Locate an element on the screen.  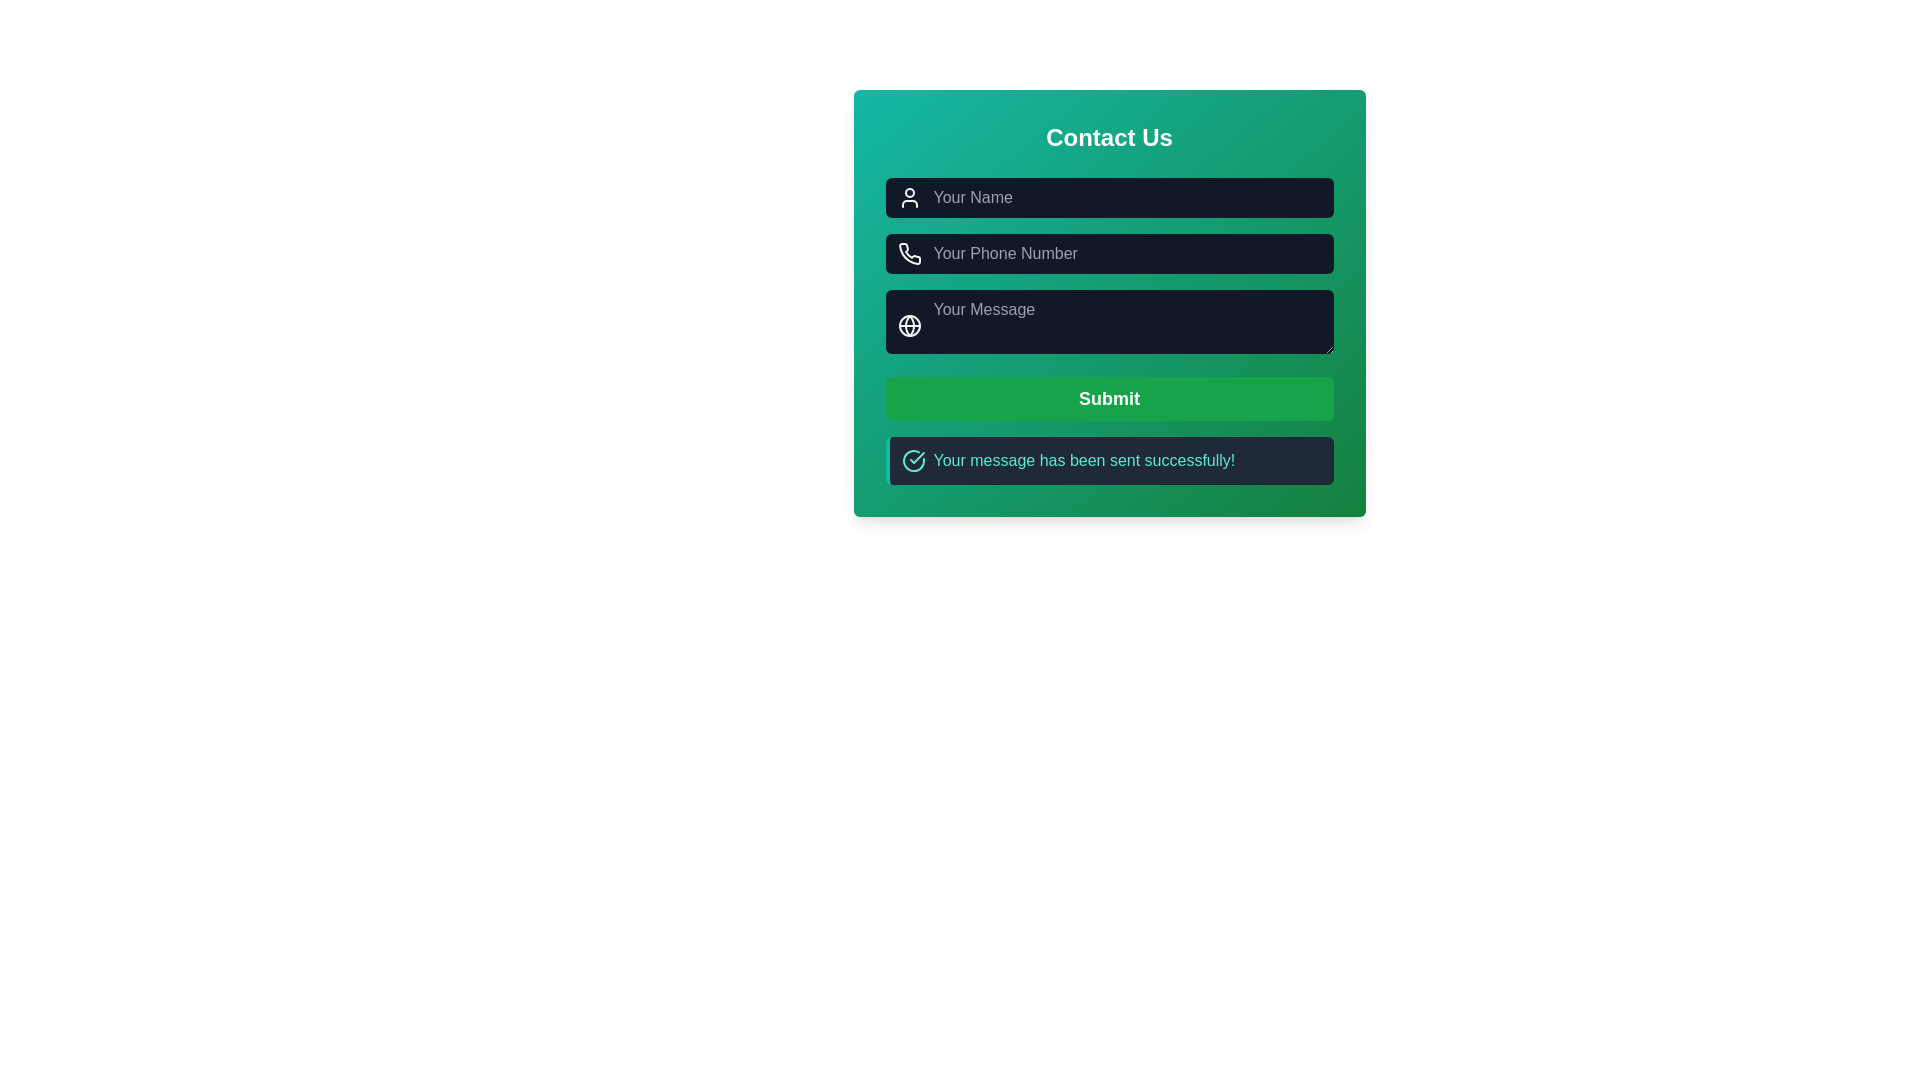
the Check Mark icon that indicates success, which is located within the notification message stating 'Your message has been sent successfully!' is located at coordinates (915, 458).